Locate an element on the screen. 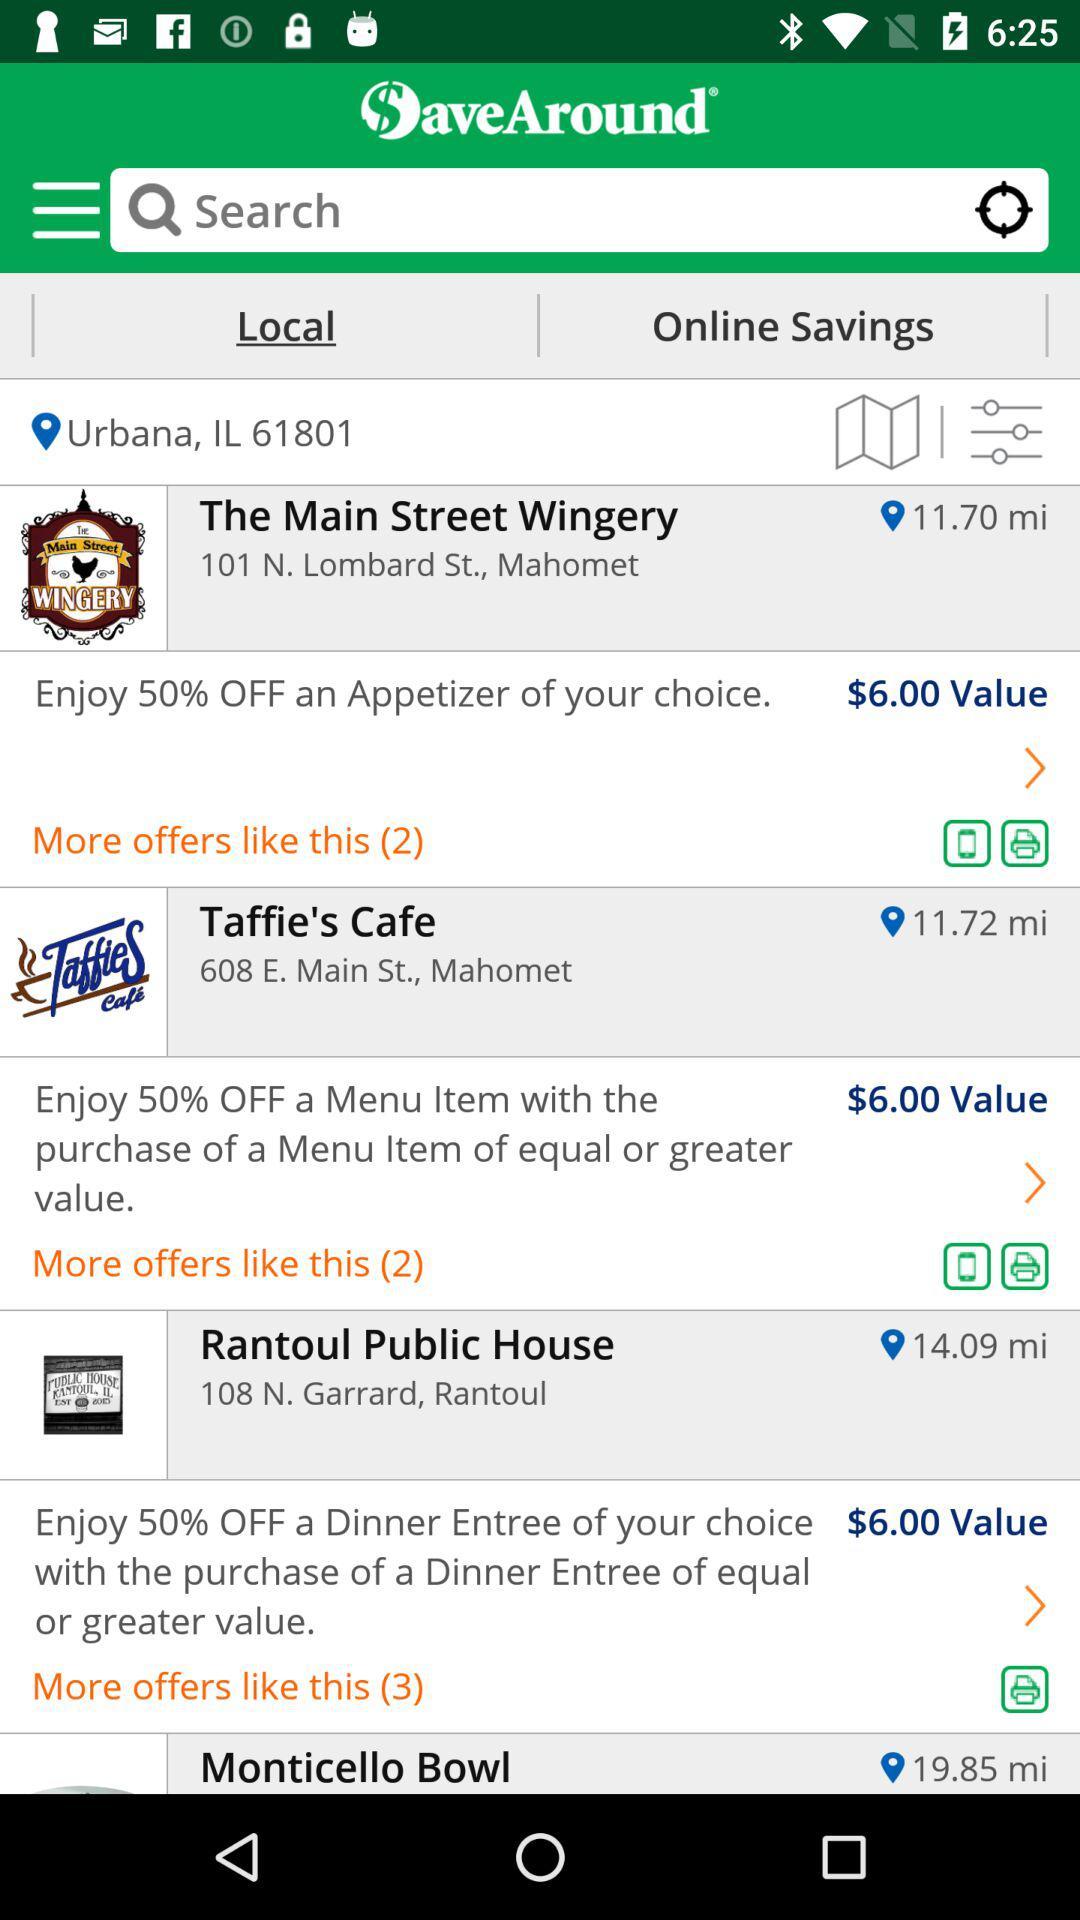 This screenshot has width=1080, height=1920. right of second option is located at coordinates (1035, 767).